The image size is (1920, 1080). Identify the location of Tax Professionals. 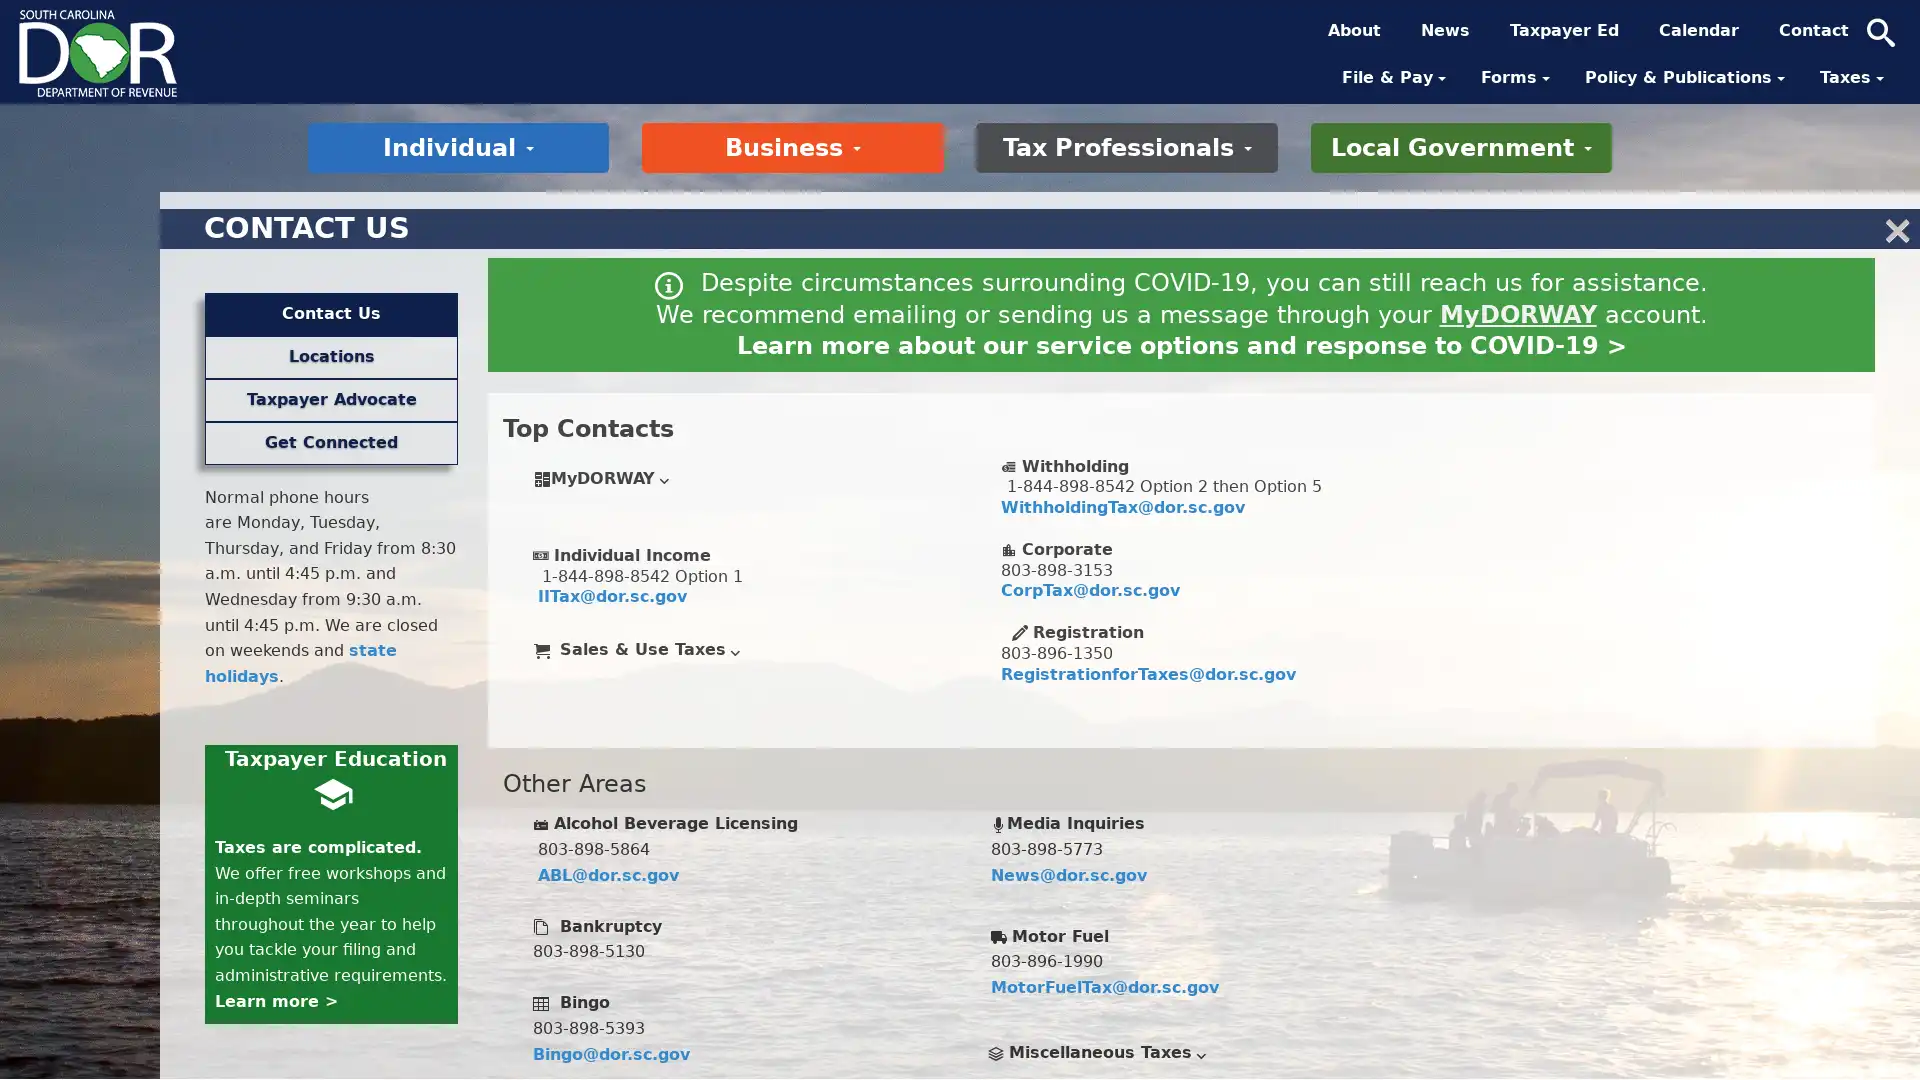
(1126, 145).